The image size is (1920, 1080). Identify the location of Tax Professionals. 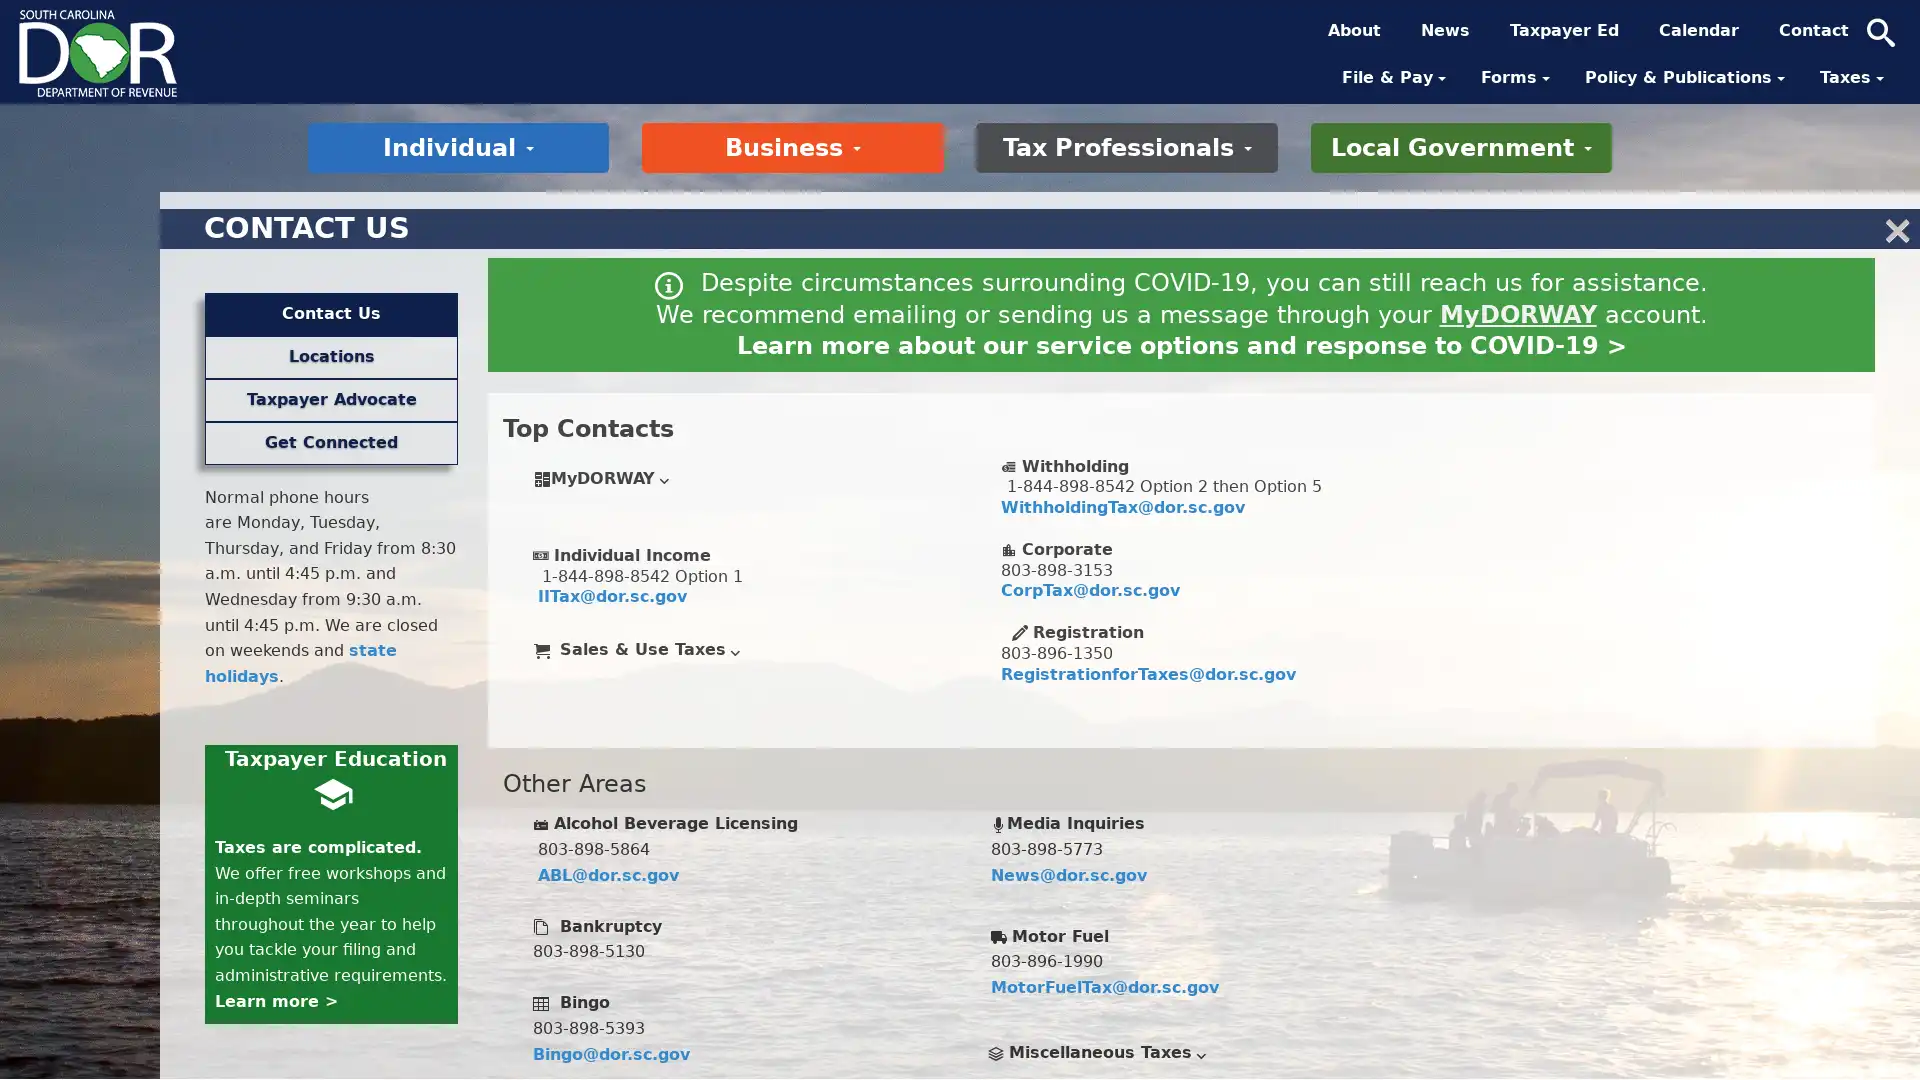
(1126, 145).